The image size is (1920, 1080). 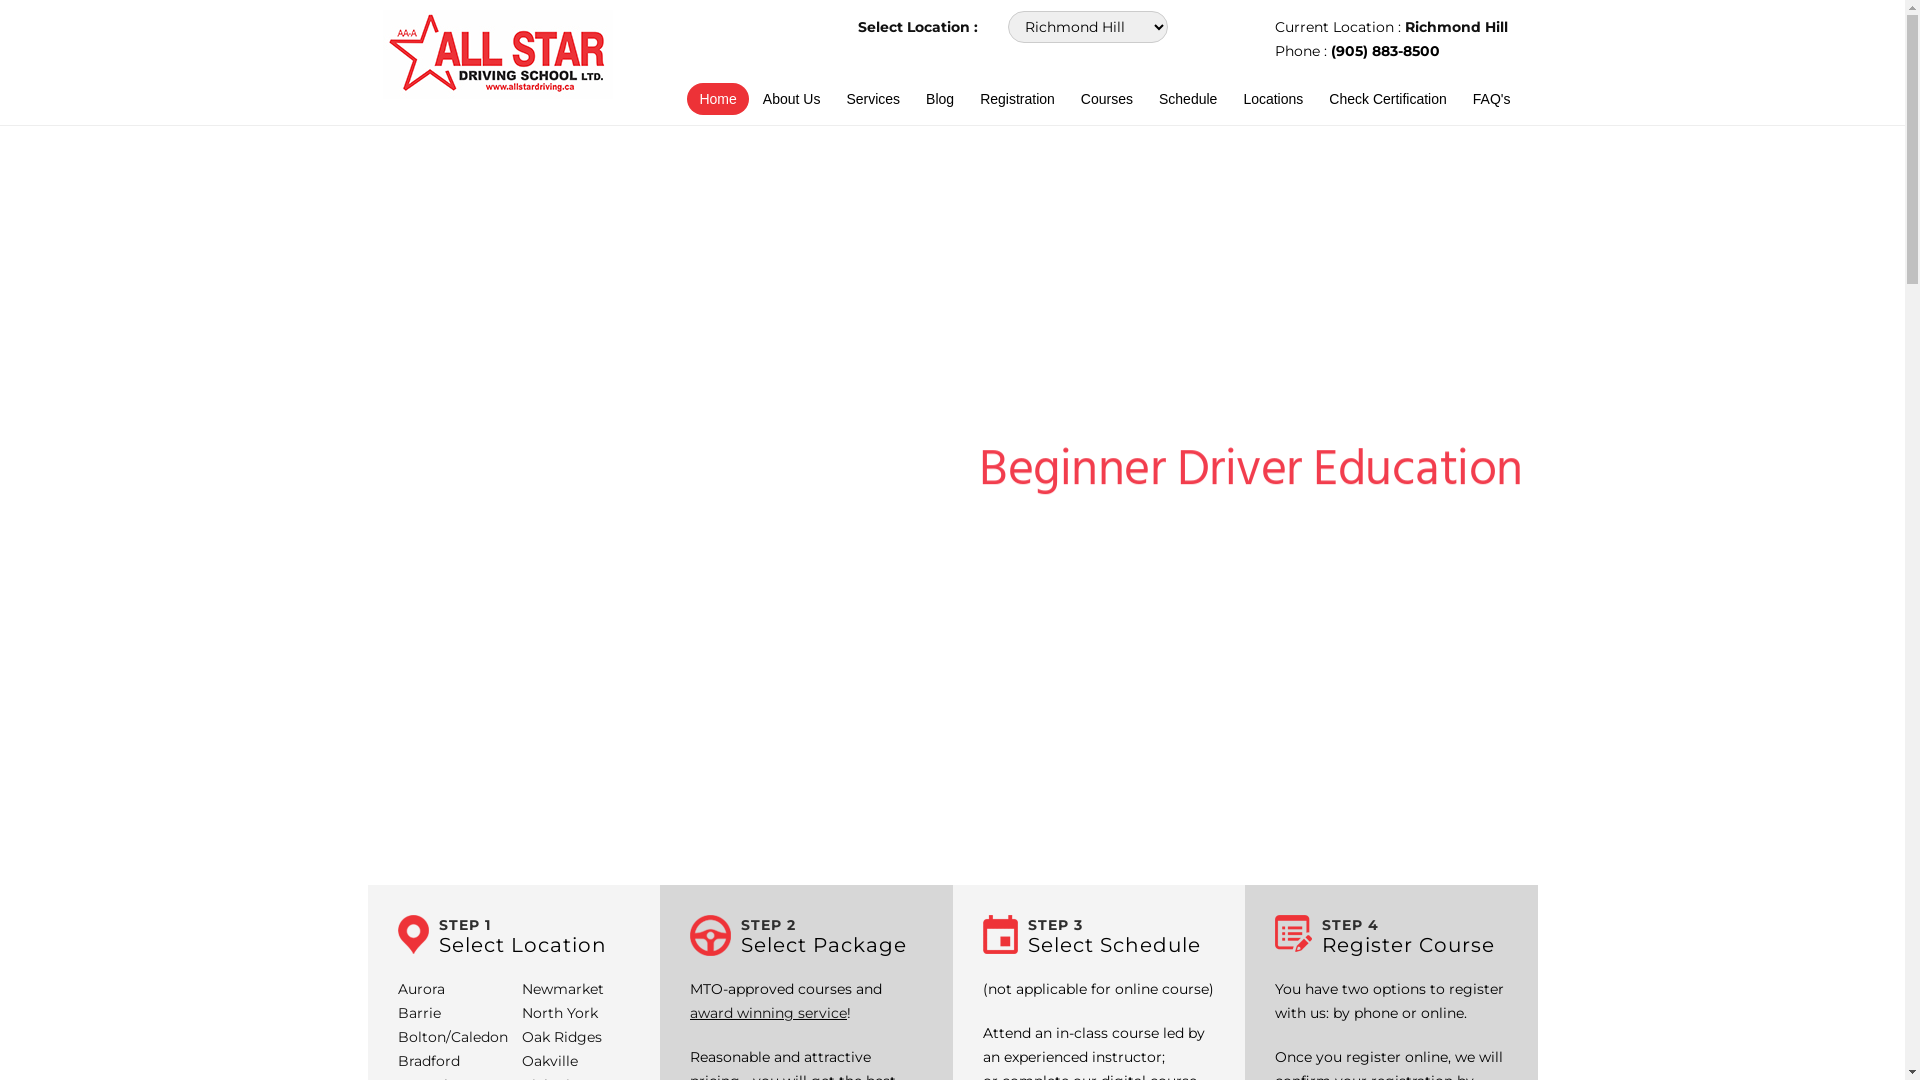 I want to click on 'FAQ's', so click(x=1460, y=99).